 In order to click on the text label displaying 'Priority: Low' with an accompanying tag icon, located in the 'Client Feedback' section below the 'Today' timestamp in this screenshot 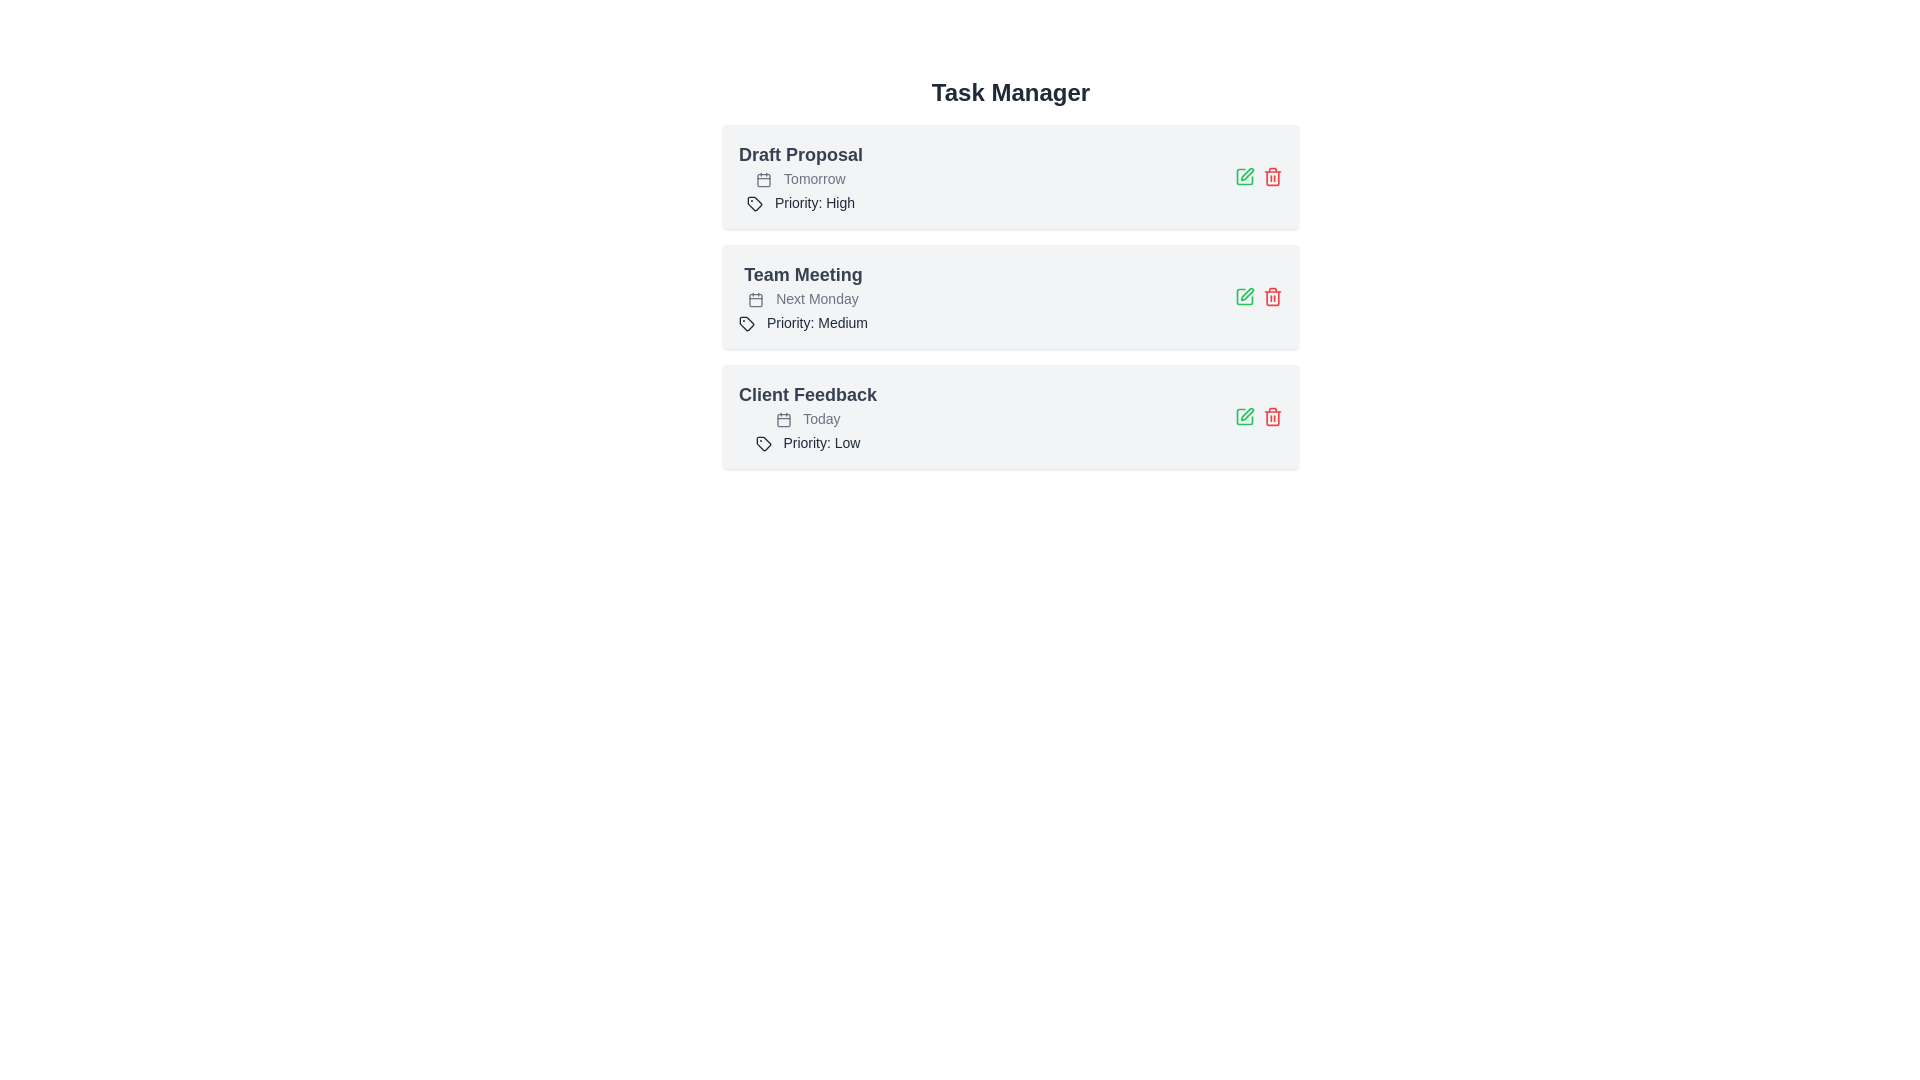, I will do `click(807, 442)`.